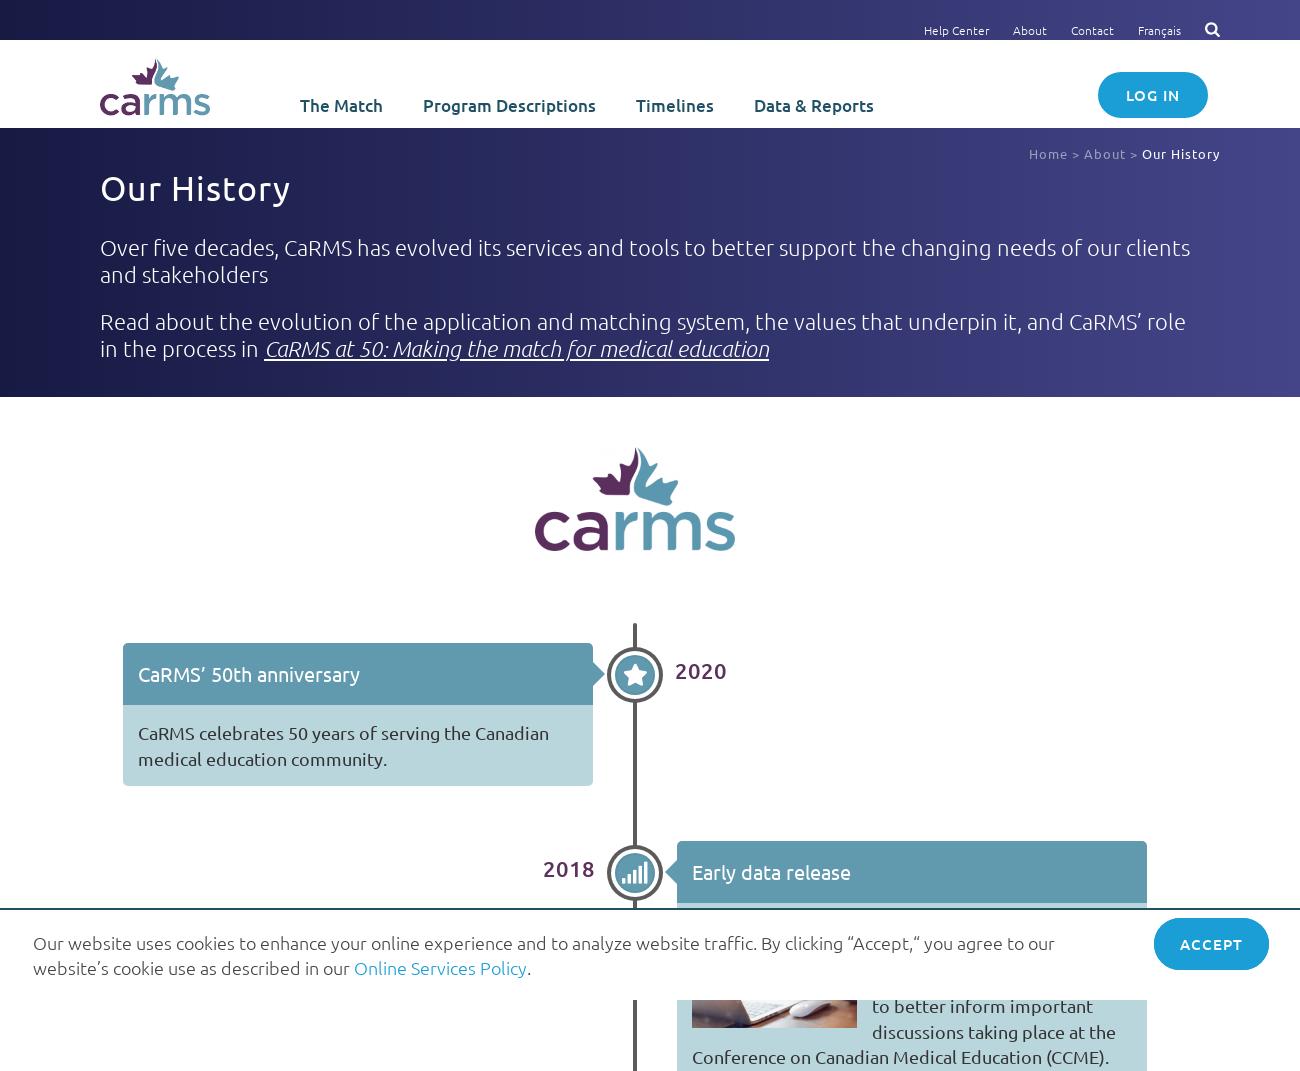 The height and width of the screenshot is (1071, 1300). What do you see at coordinates (956, 28) in the screenshot?
I see `'Help Center'` at bounding box center [956, 28].